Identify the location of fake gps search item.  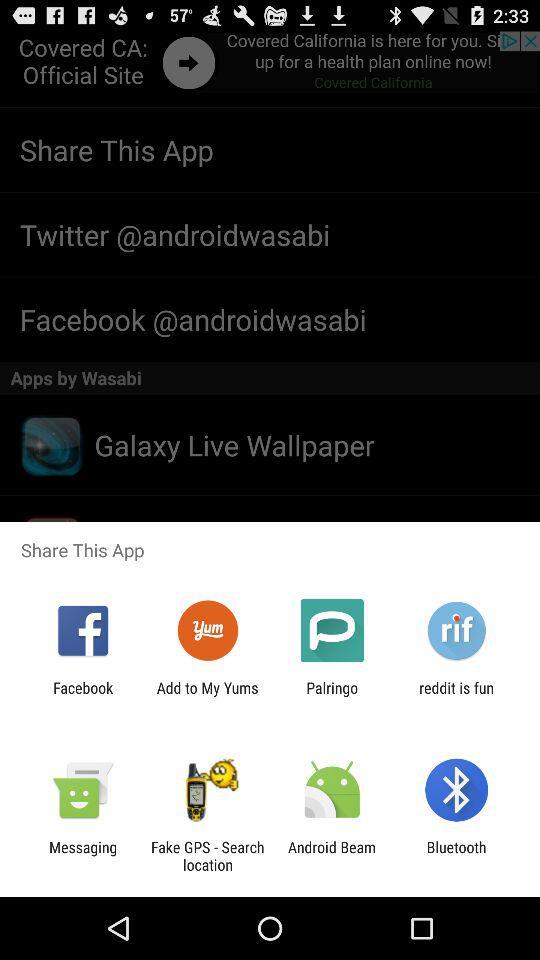
(206, 855).